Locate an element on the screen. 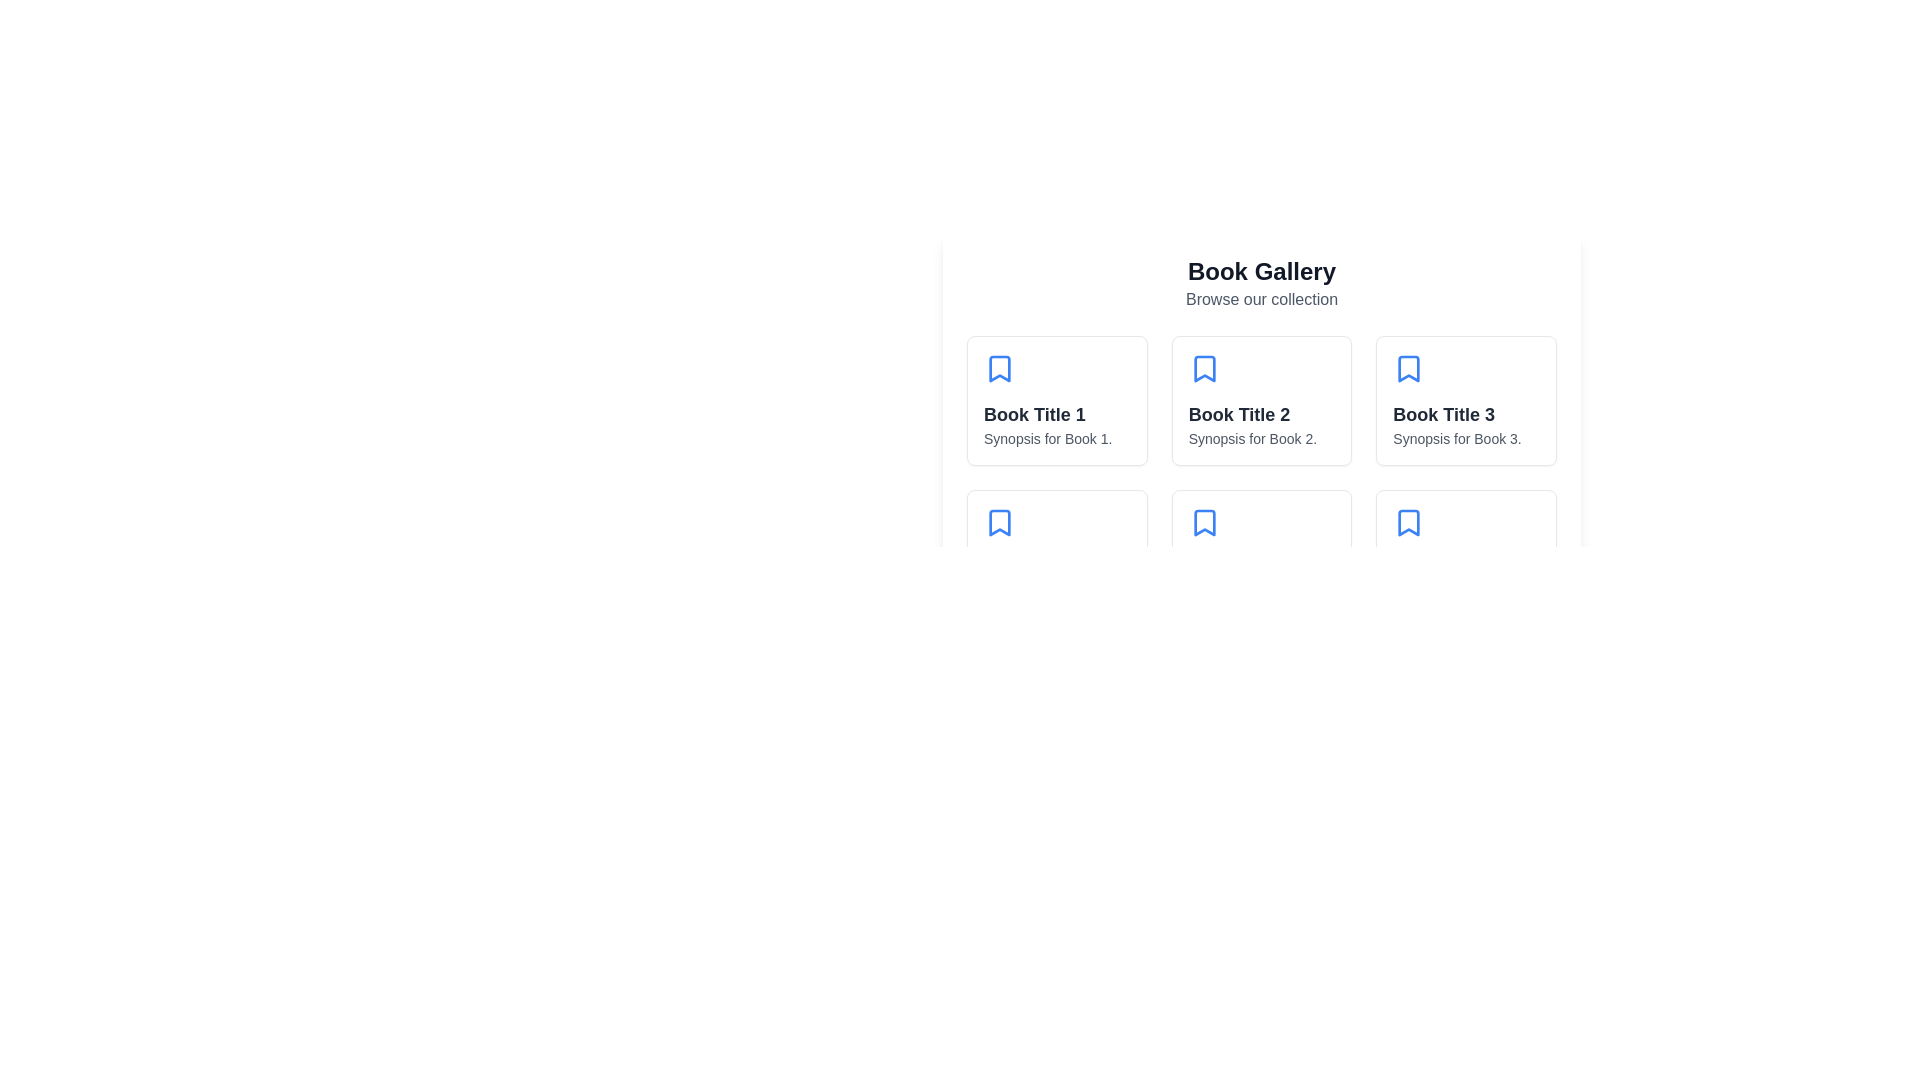  the blue bookmark icon located above the text 'Book Title 1' within the first card of the gallery grid is located at coordinates (999, 369).